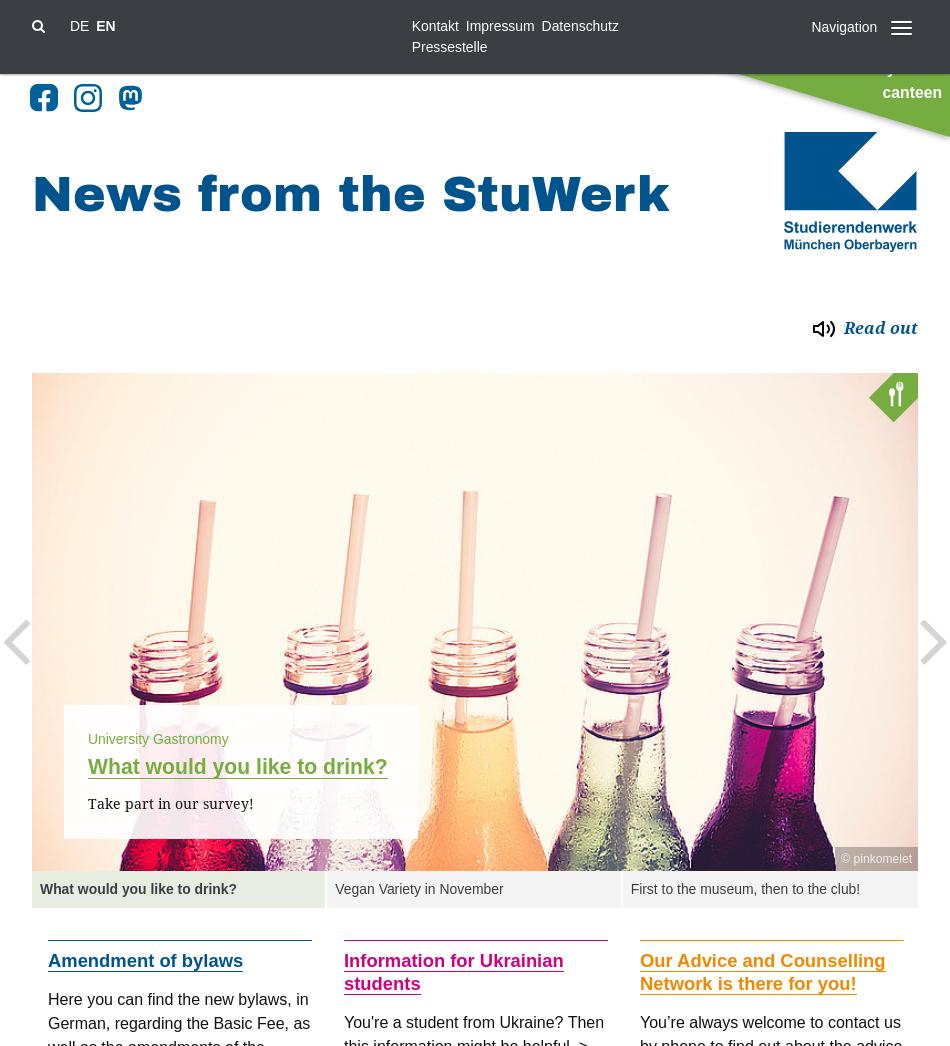 This screenshot has width=950, height=1046. What do you see at coordinates (761, 971) in the screenshot?
I see `'Our Advice and Counselling Network is there for you!'` at bounding box center [761, 971].